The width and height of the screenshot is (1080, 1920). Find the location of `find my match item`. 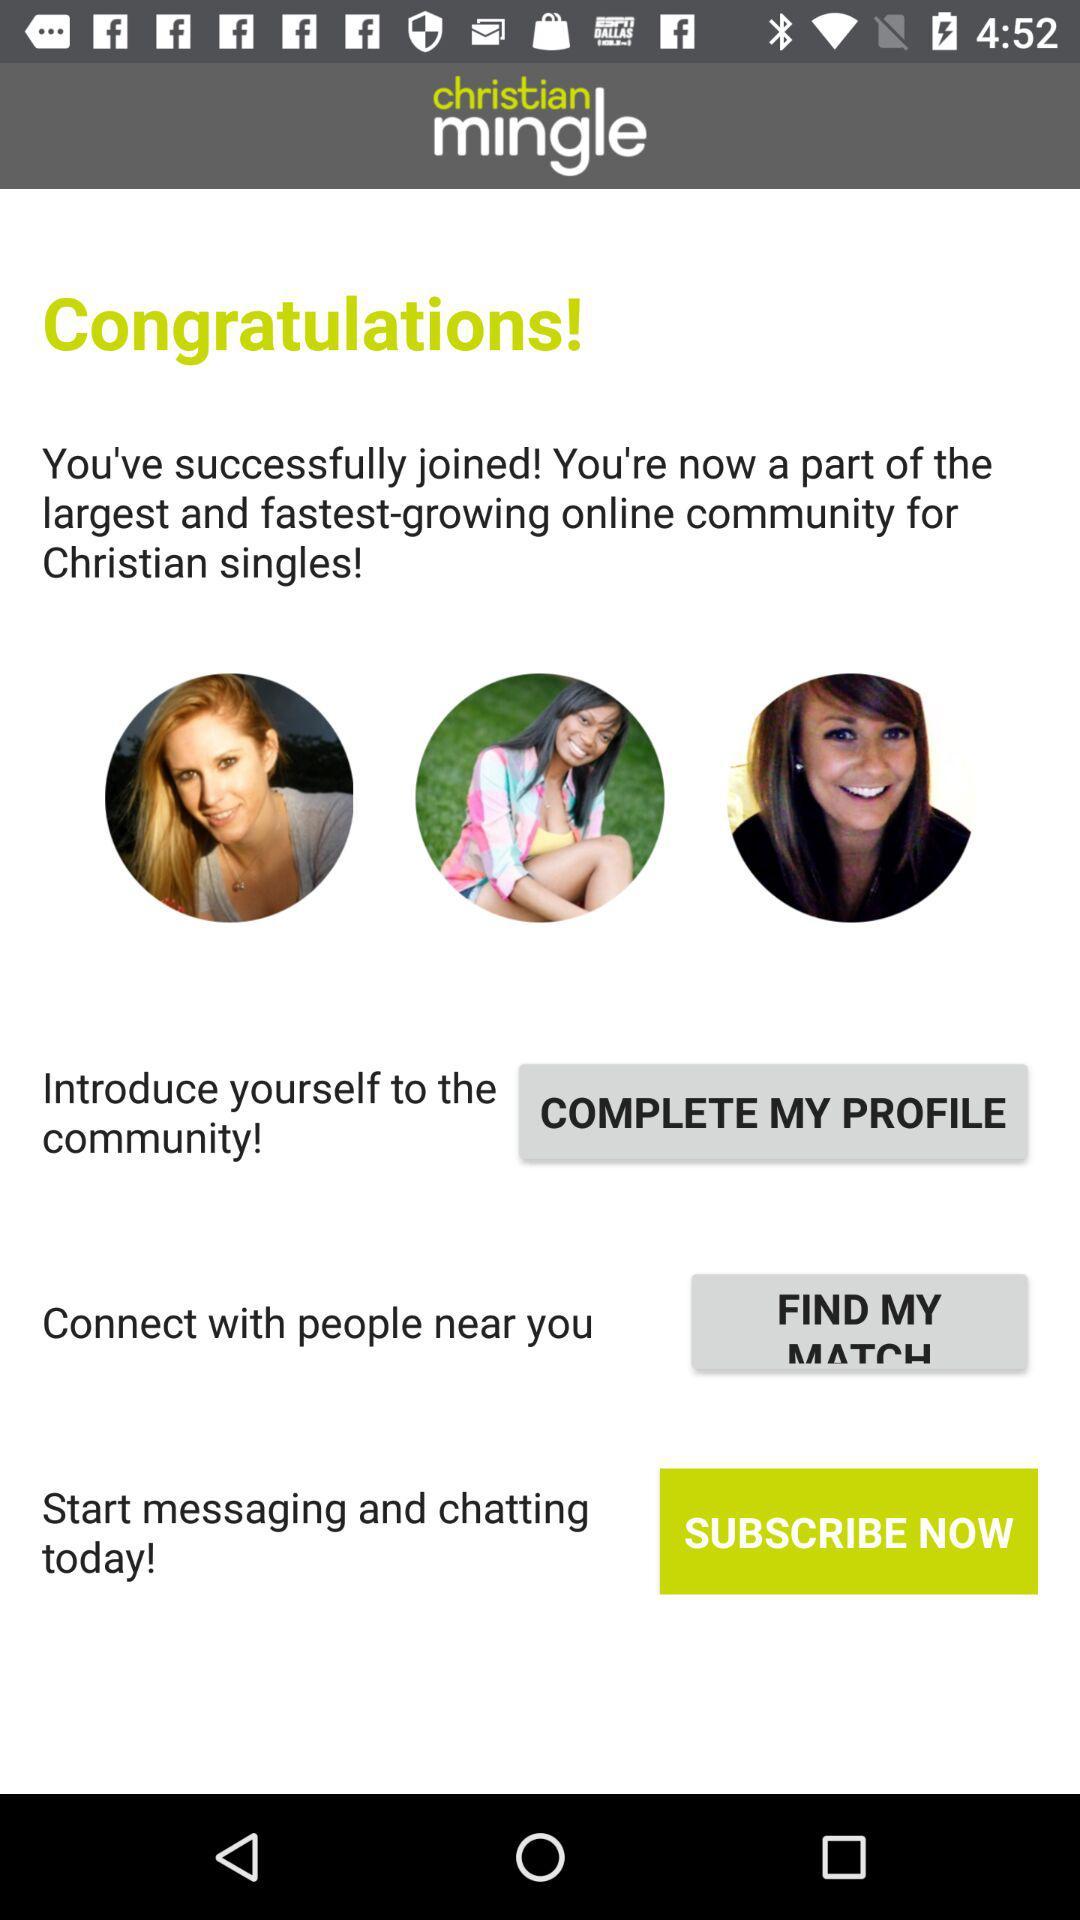

find my match item is located at coordinates (858, 1321).